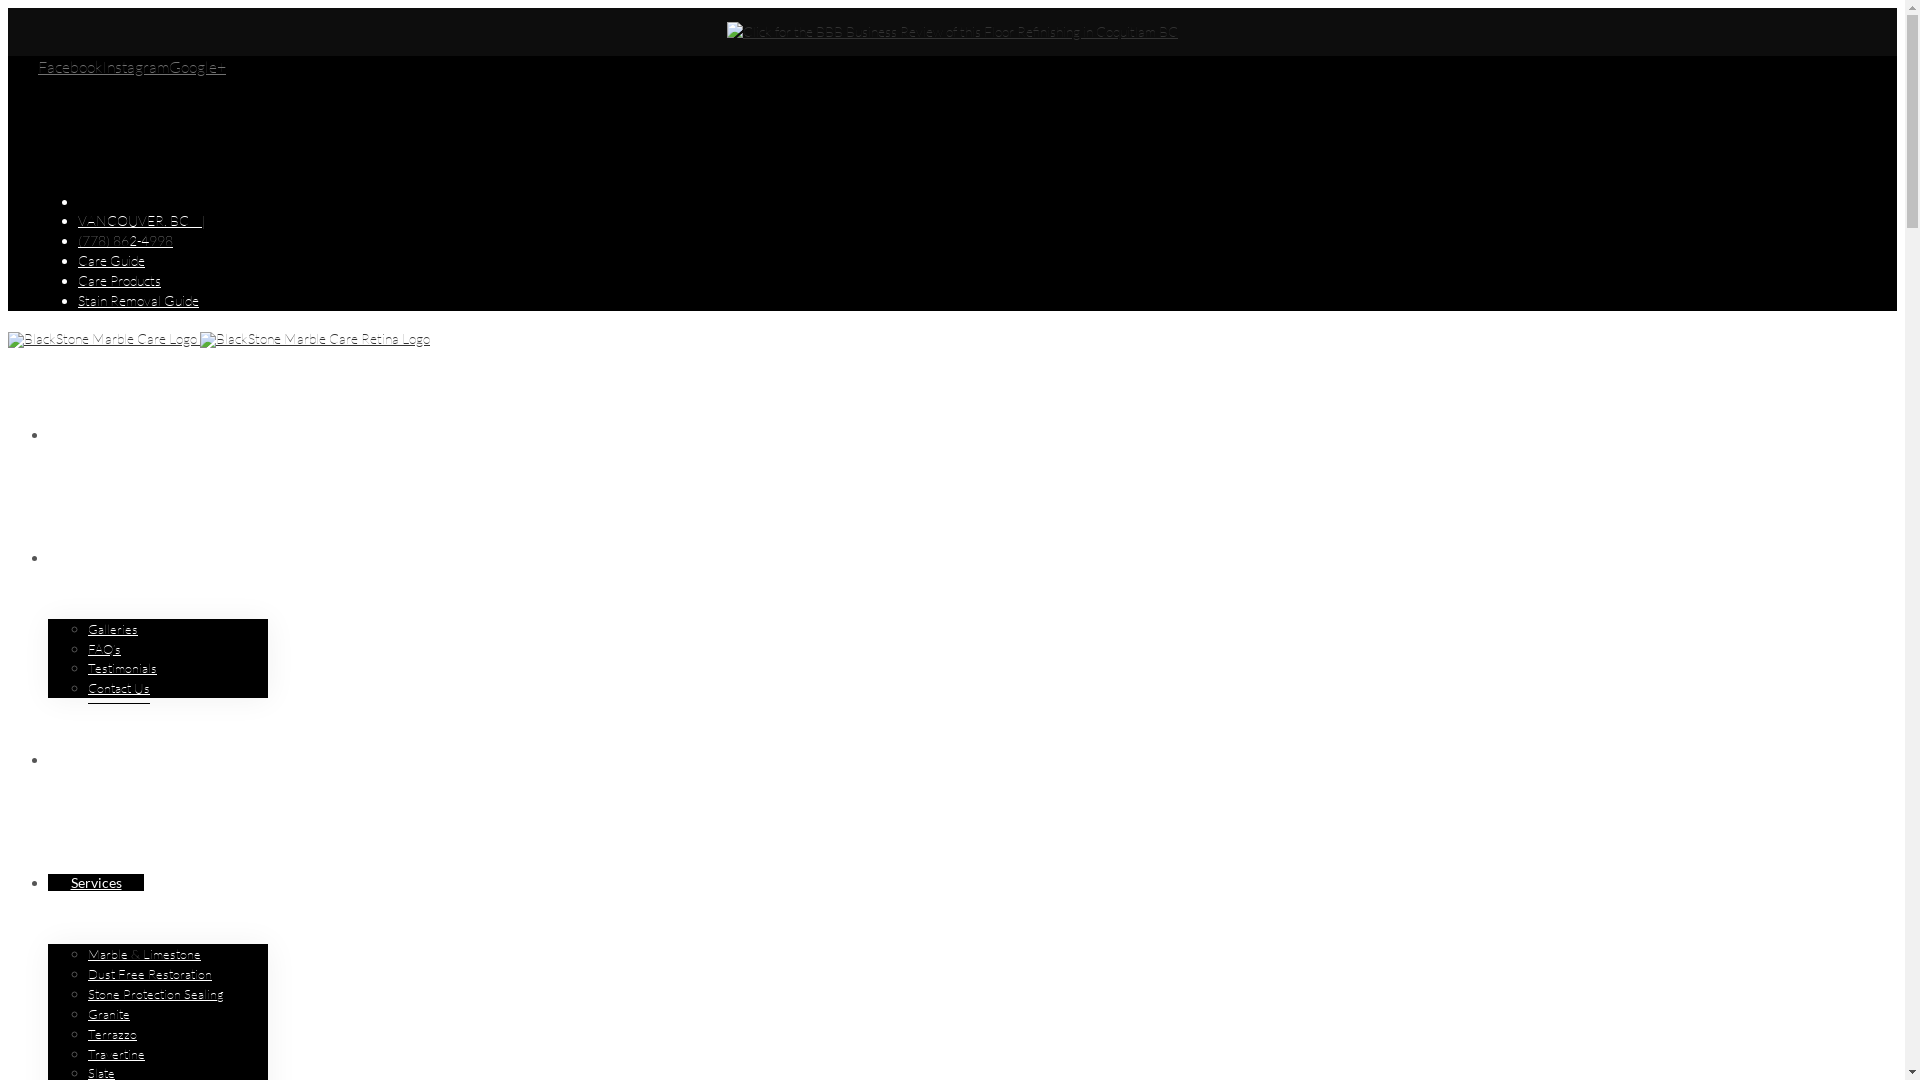 Image resolution: width=1920 pixels, height=1080 pixels. I want to click on 'Stone Protection Sealing', so click(86, 994).